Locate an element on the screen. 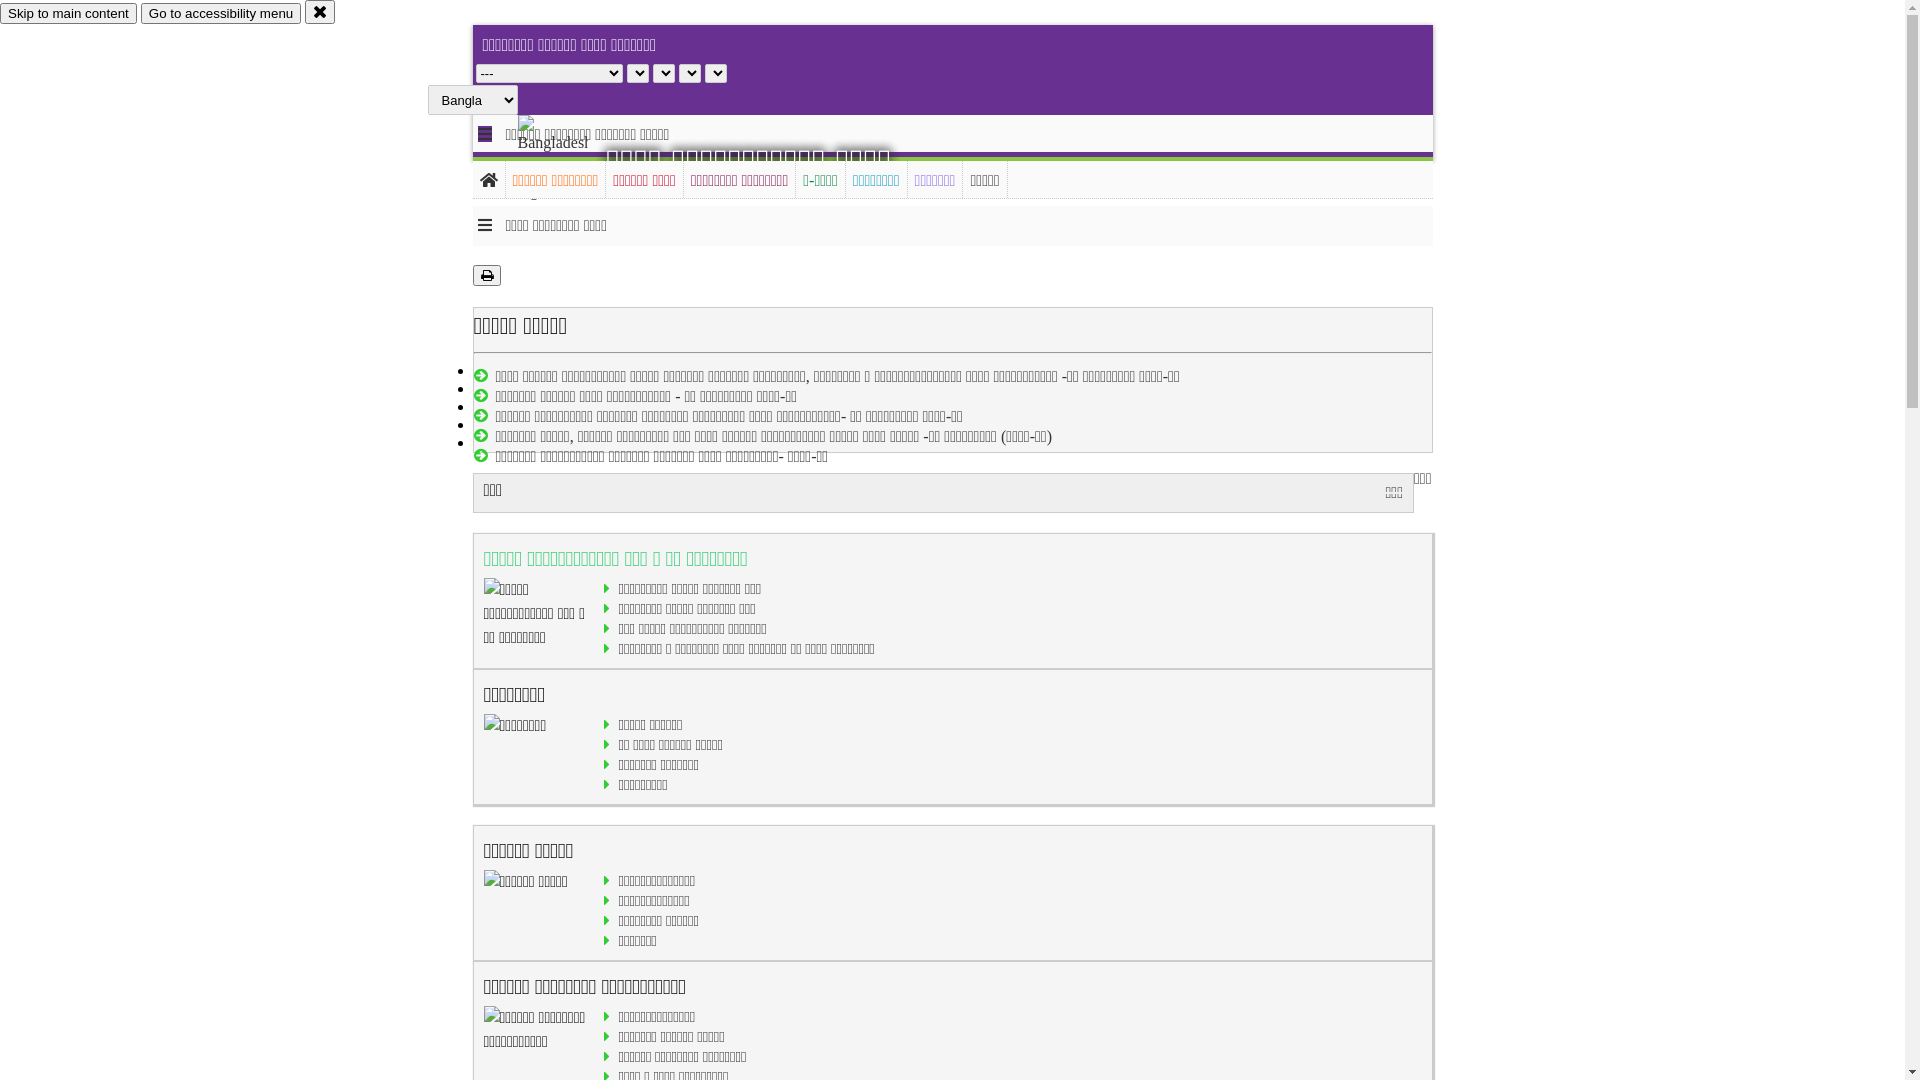 The image size is (1920, 1080). 'Go to accessibility menu' is located at coordinates (139, 13).